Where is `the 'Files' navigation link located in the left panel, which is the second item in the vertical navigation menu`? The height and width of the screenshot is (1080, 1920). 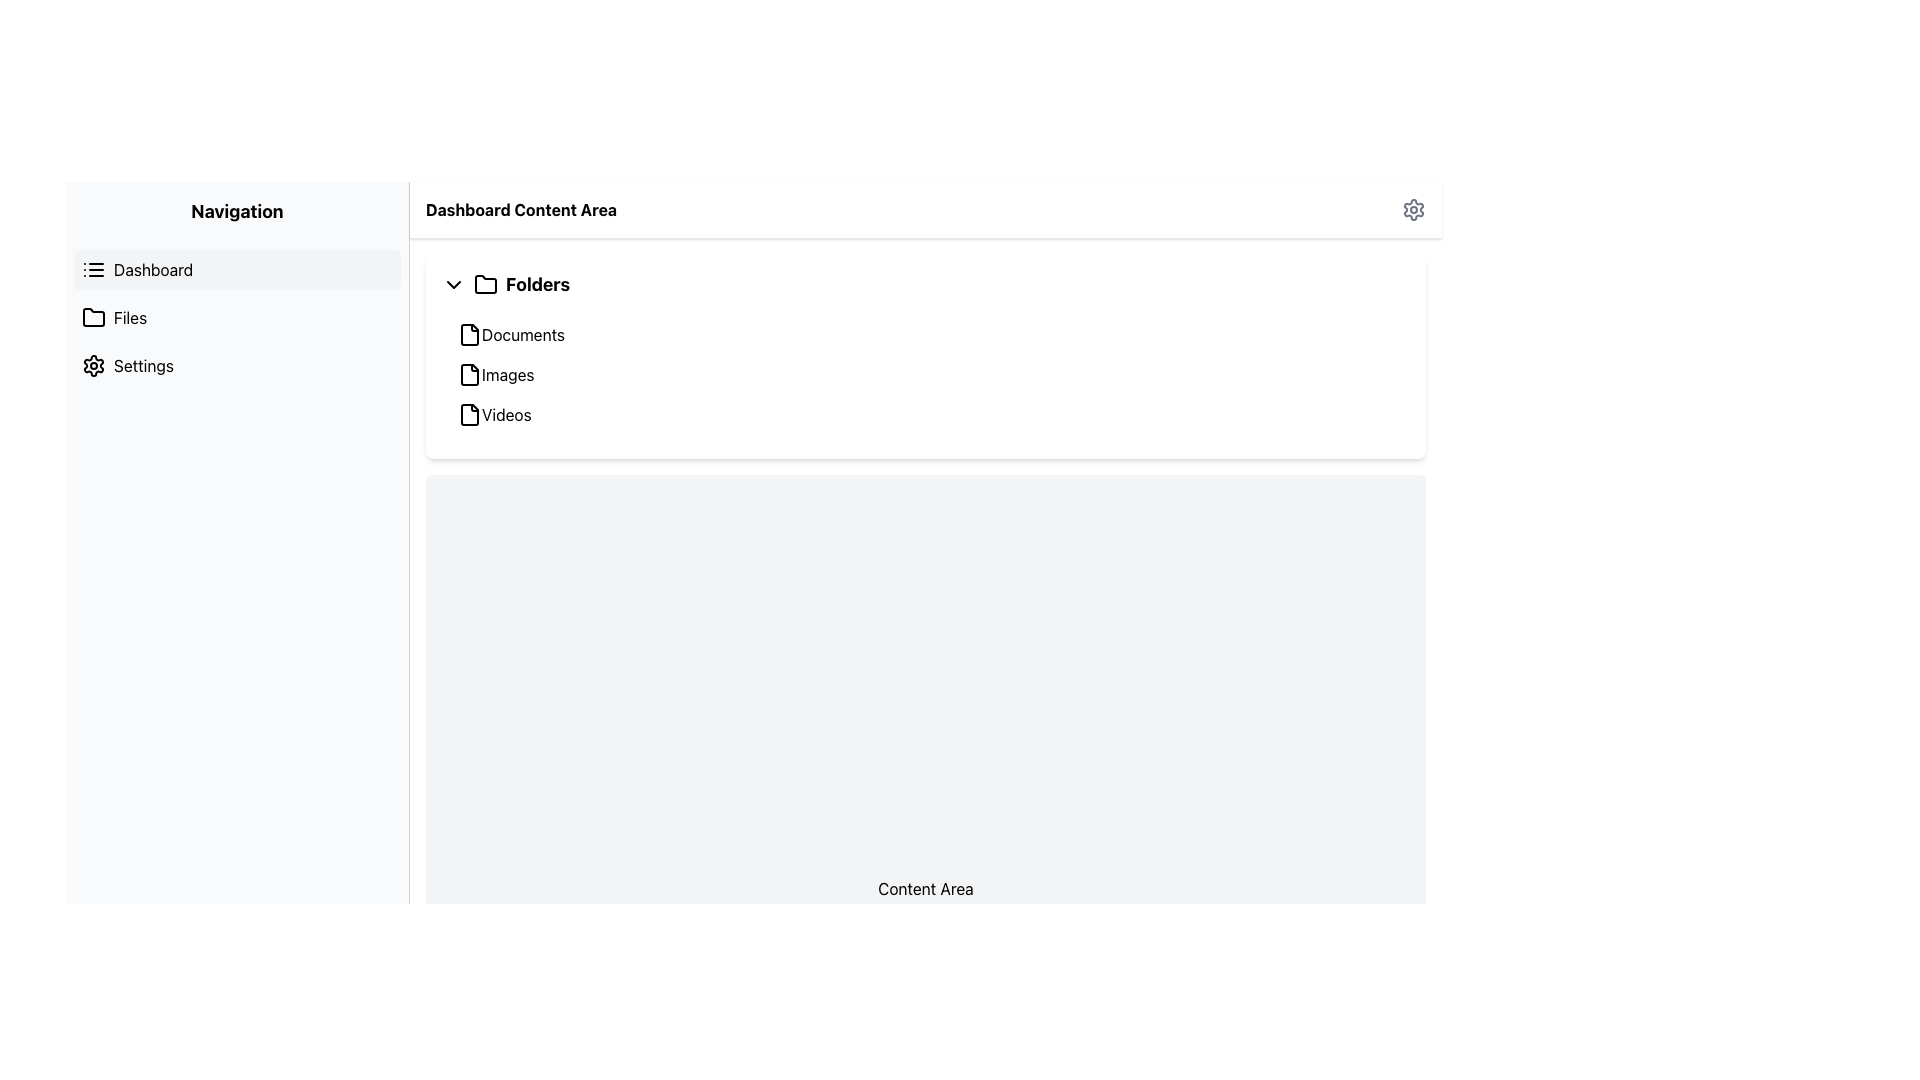
the 'Files' navigation link located in the left panel, which is the second item in the vertical navigation menu is located at coordinates (237, 316).